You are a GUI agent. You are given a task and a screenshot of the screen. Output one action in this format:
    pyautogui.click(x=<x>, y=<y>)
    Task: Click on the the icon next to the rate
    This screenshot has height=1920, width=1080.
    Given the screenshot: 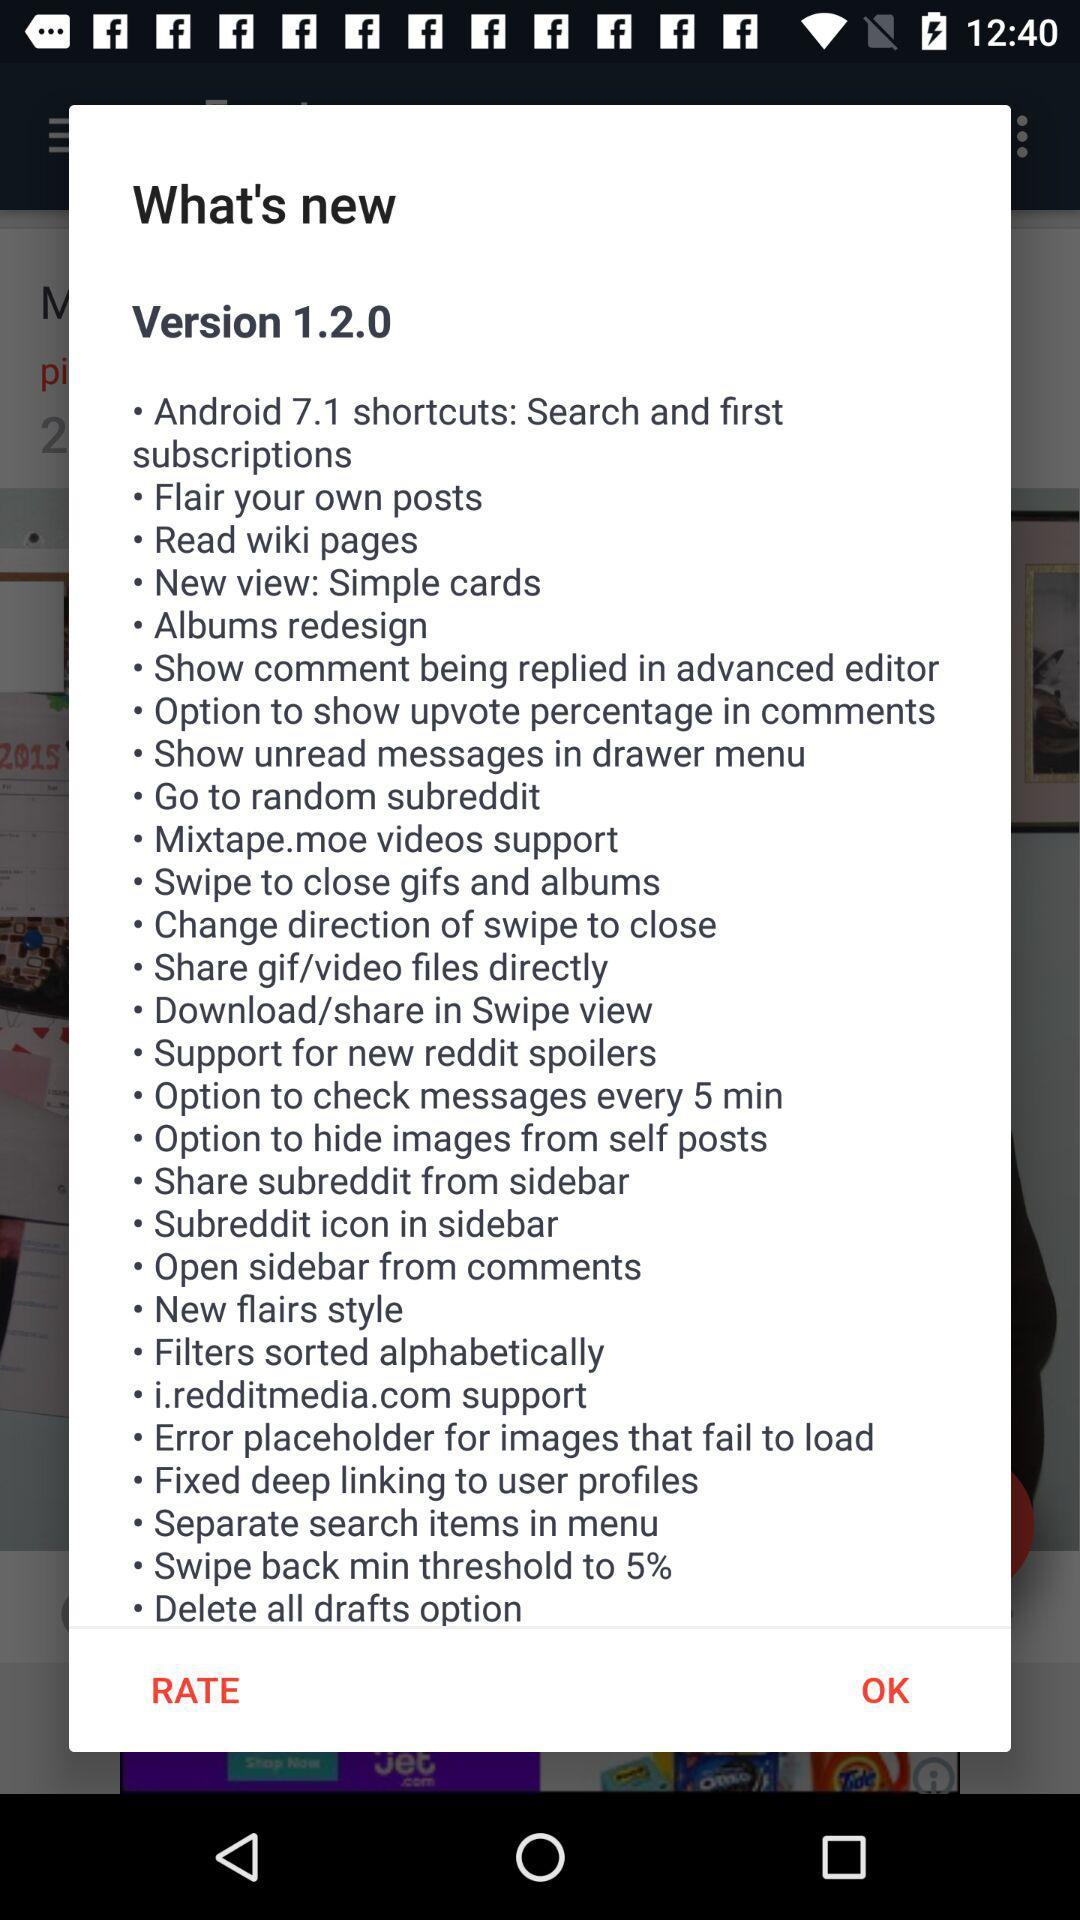 What is the action you would take?
    pyautogui.click(x=883, y=1688)
    